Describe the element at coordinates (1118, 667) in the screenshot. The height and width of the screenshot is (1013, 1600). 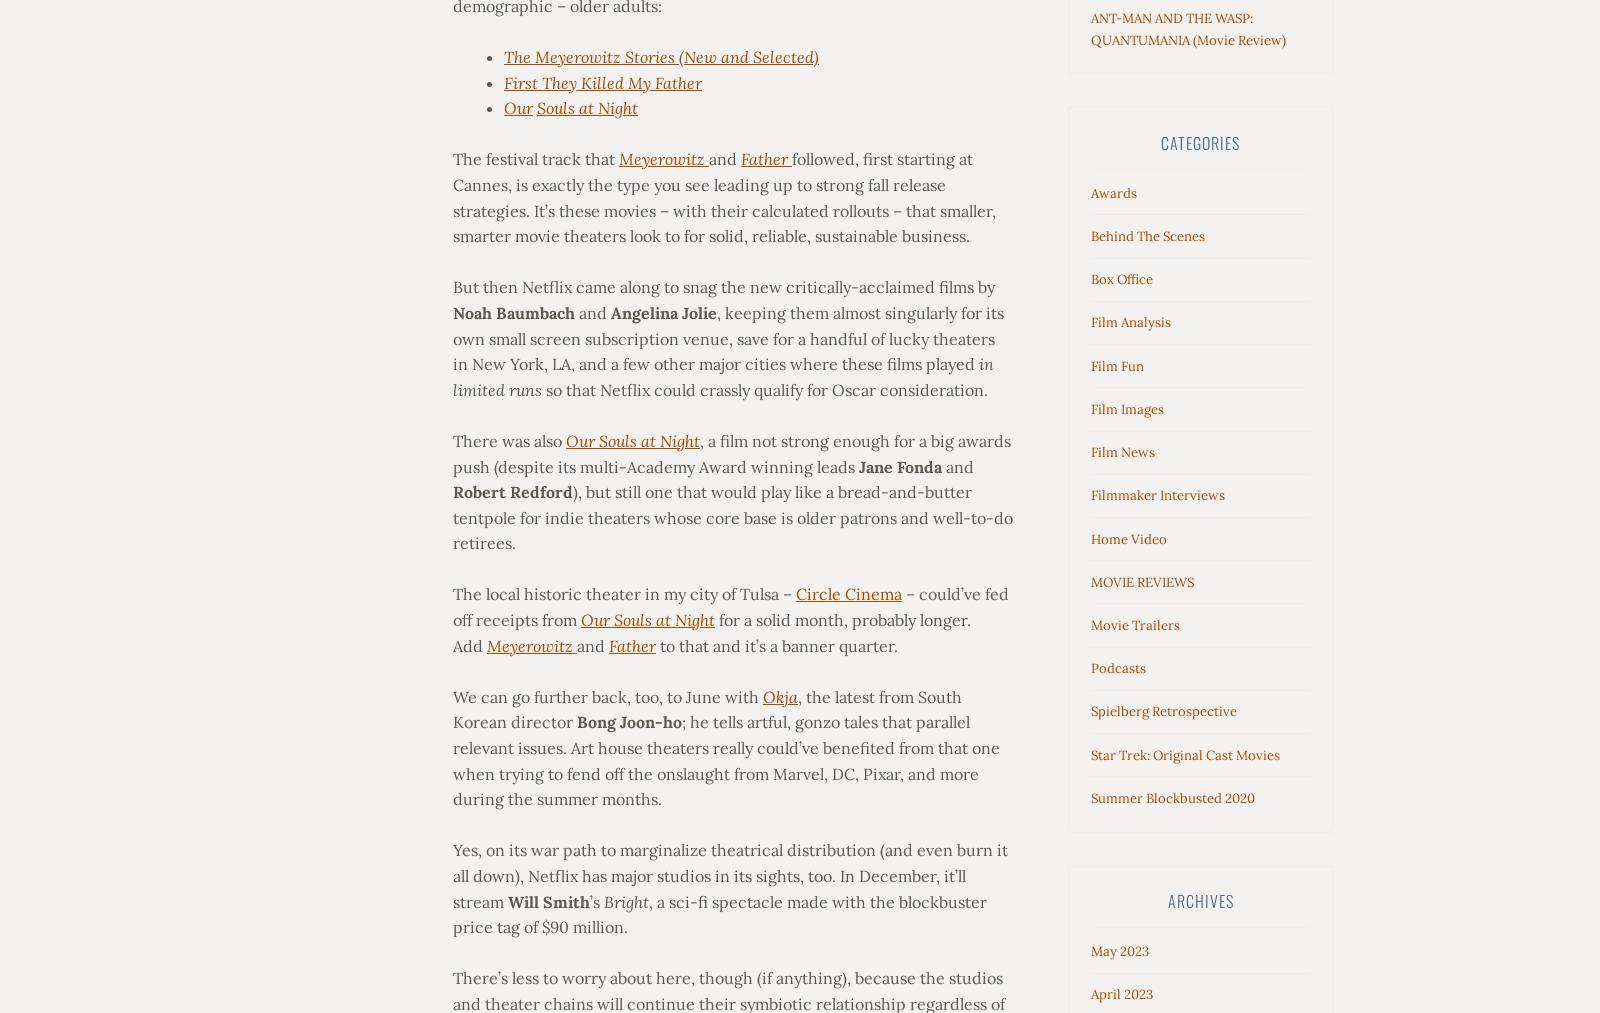
I see `'Podcasts'` at that location.